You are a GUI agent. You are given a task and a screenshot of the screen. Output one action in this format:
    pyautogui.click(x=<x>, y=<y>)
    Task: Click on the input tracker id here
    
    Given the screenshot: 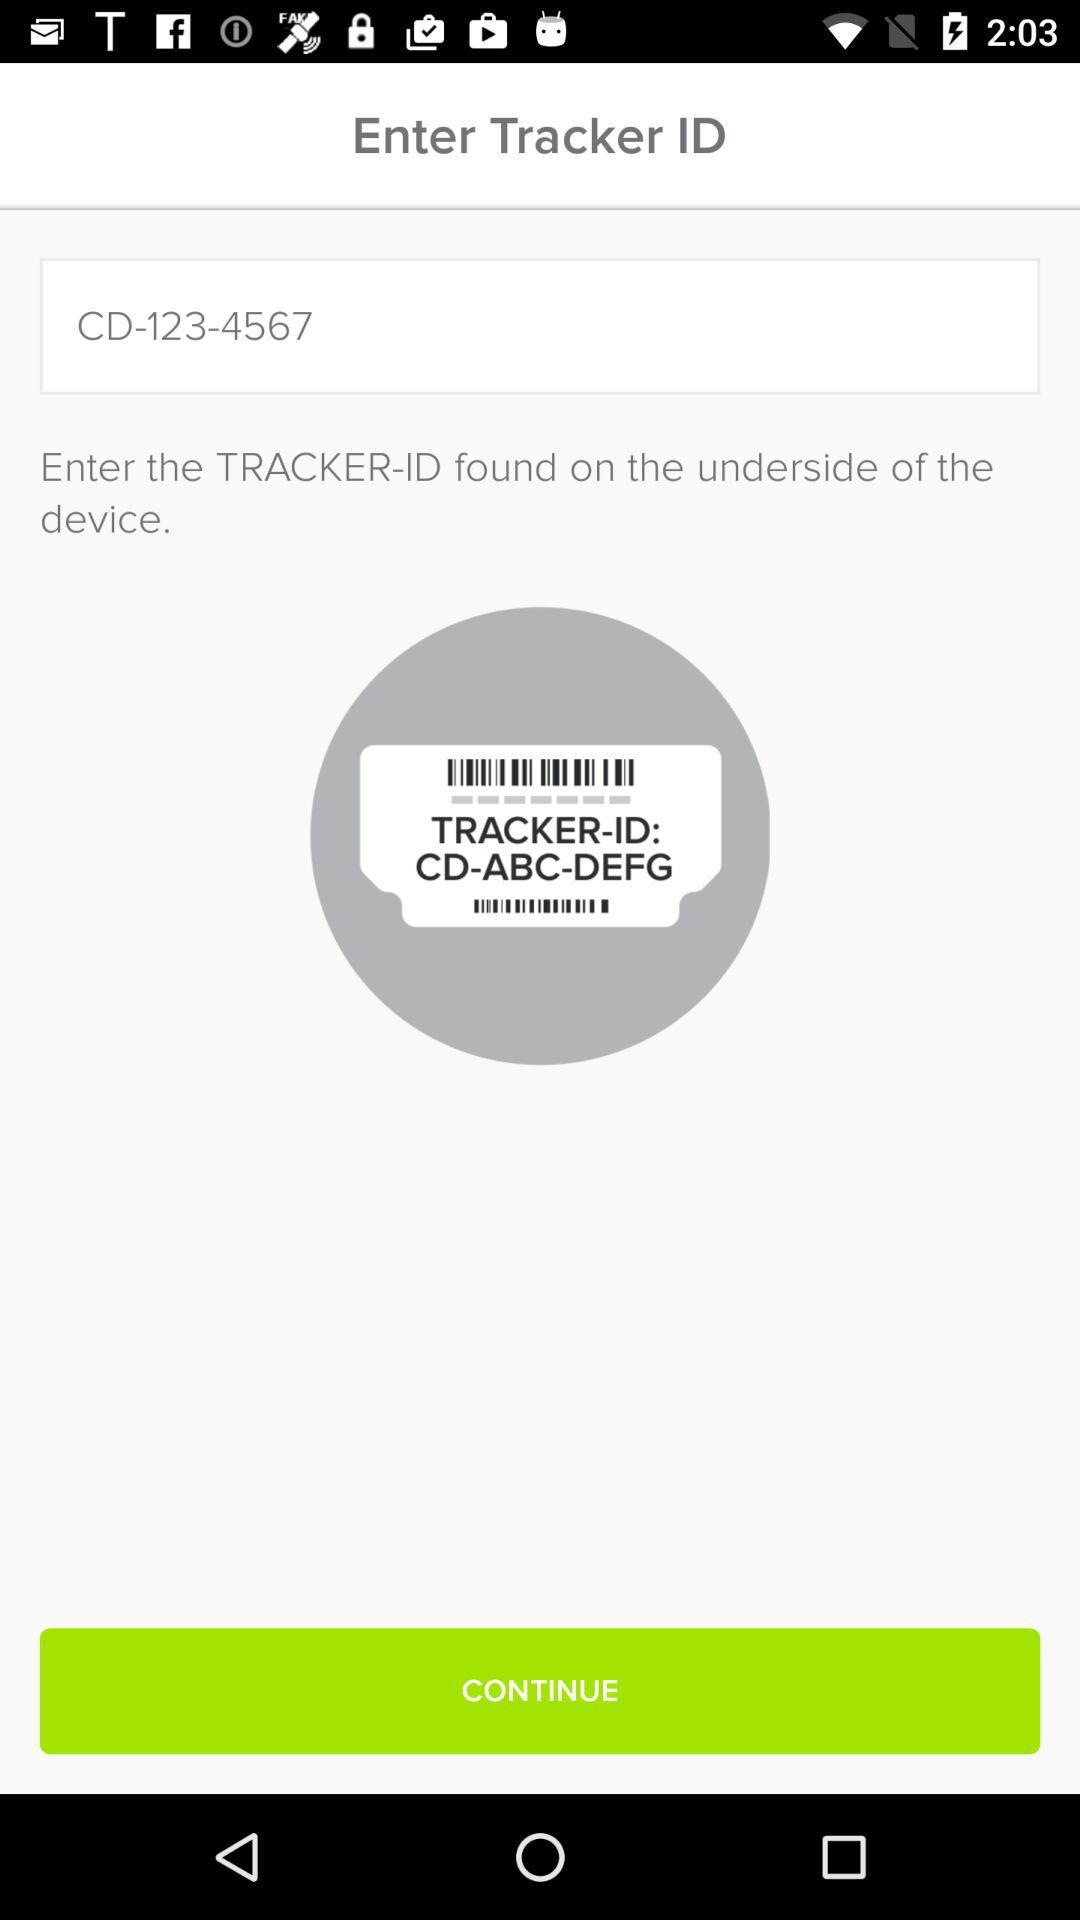 What is the action you would take?
    pyautogui.click(x=540, y=326)
    